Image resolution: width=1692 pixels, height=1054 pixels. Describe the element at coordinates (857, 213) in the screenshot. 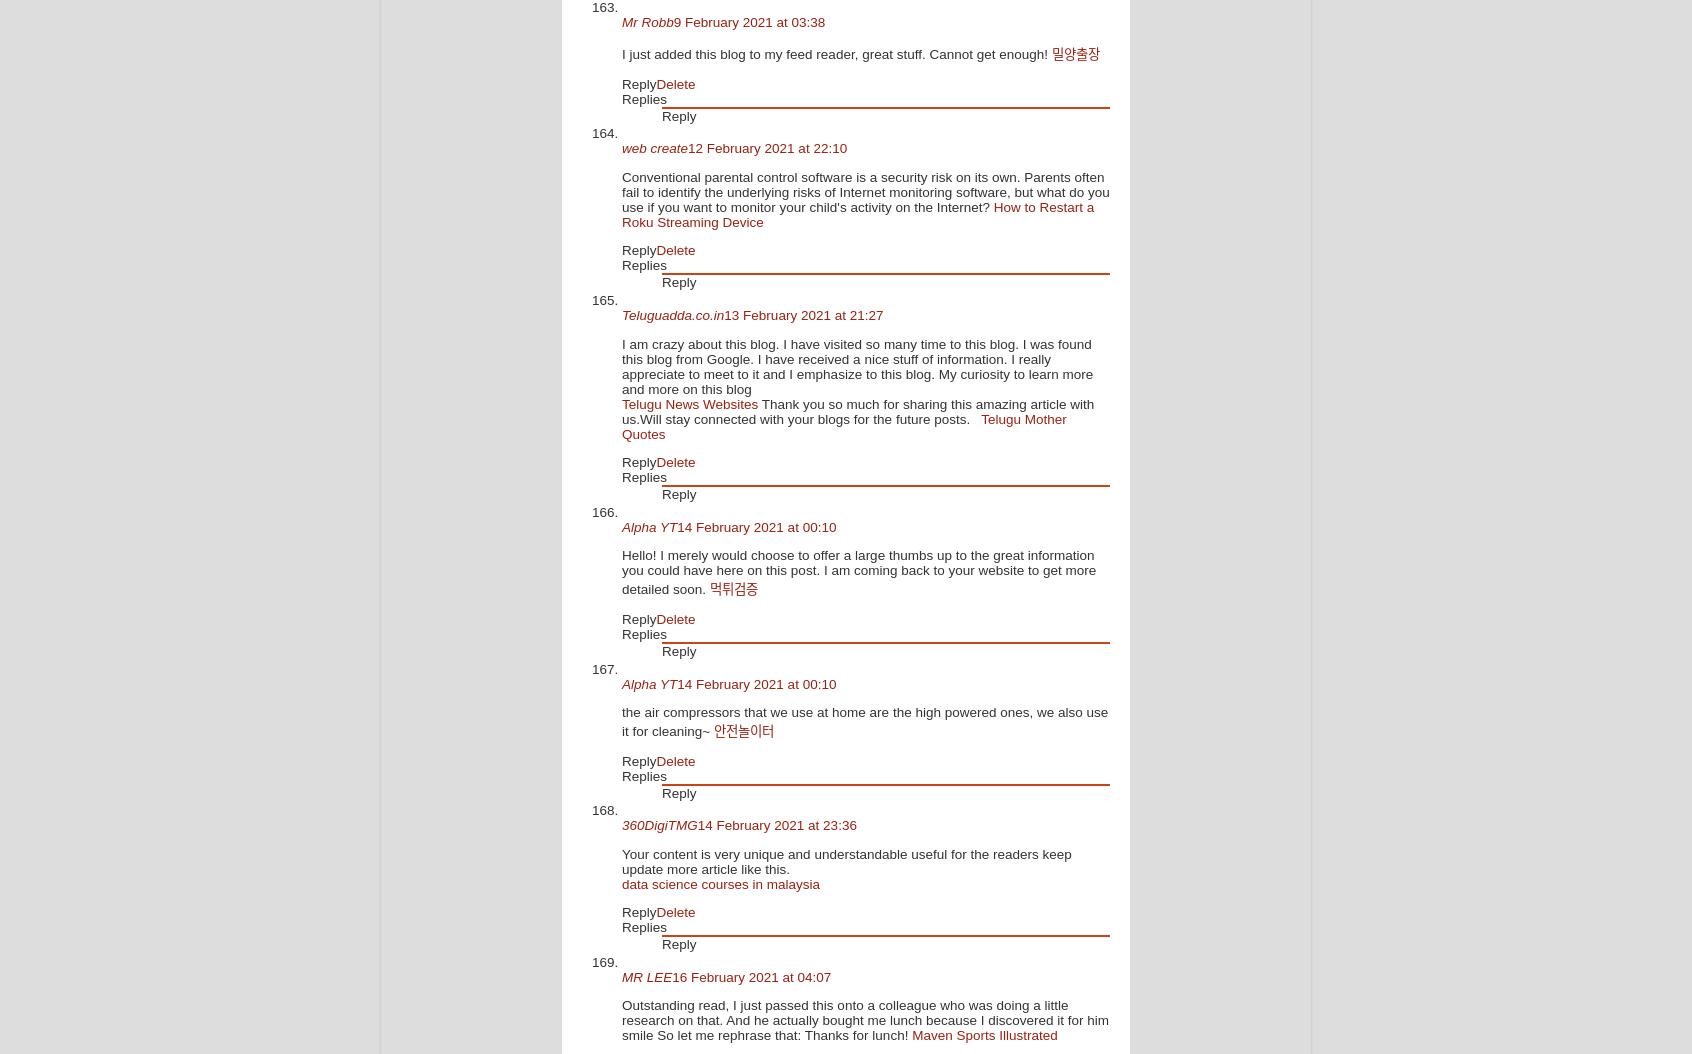

I see `'How to Restart a Roku Streaming Device'` at that location.